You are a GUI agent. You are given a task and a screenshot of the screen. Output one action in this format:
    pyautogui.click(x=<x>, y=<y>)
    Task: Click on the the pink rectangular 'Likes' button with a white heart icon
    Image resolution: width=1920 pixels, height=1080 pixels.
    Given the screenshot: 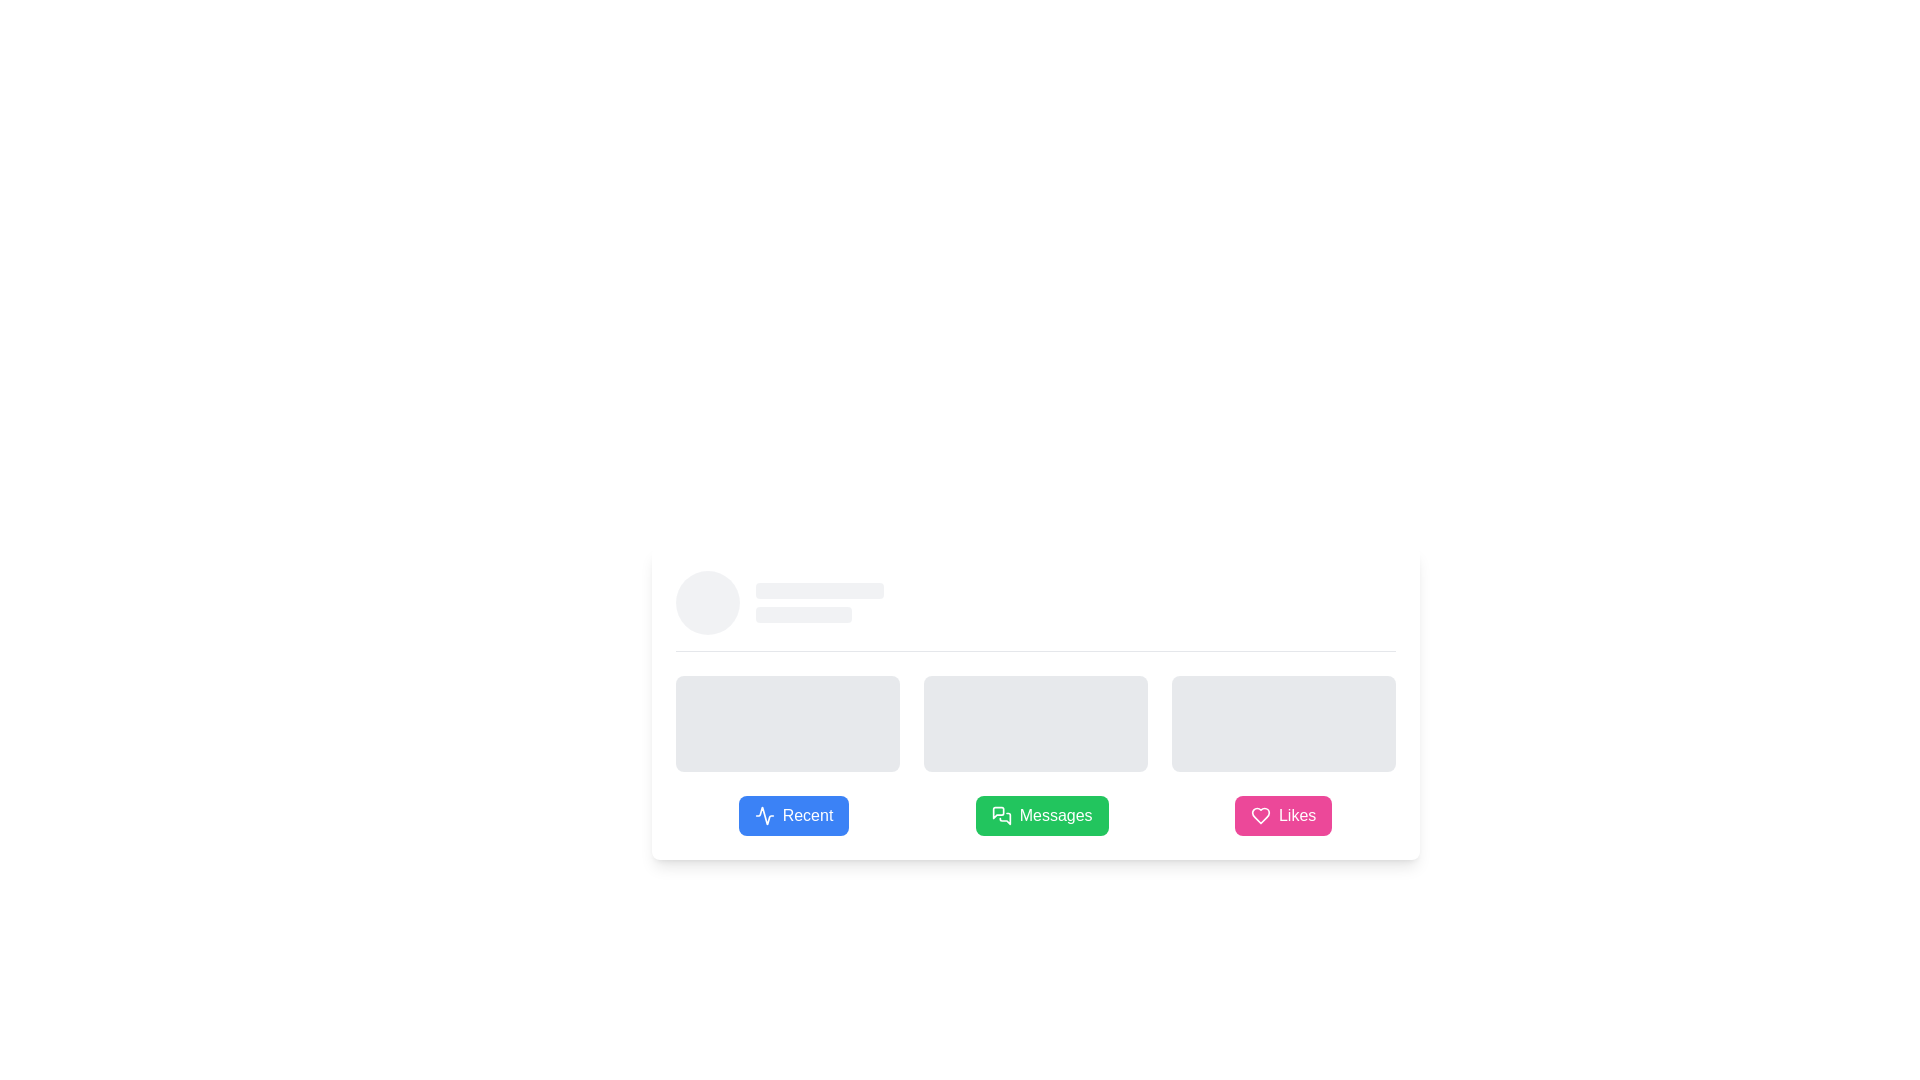 What is the action you would take?
    pyautogui.click(x=1283, y=816)
    